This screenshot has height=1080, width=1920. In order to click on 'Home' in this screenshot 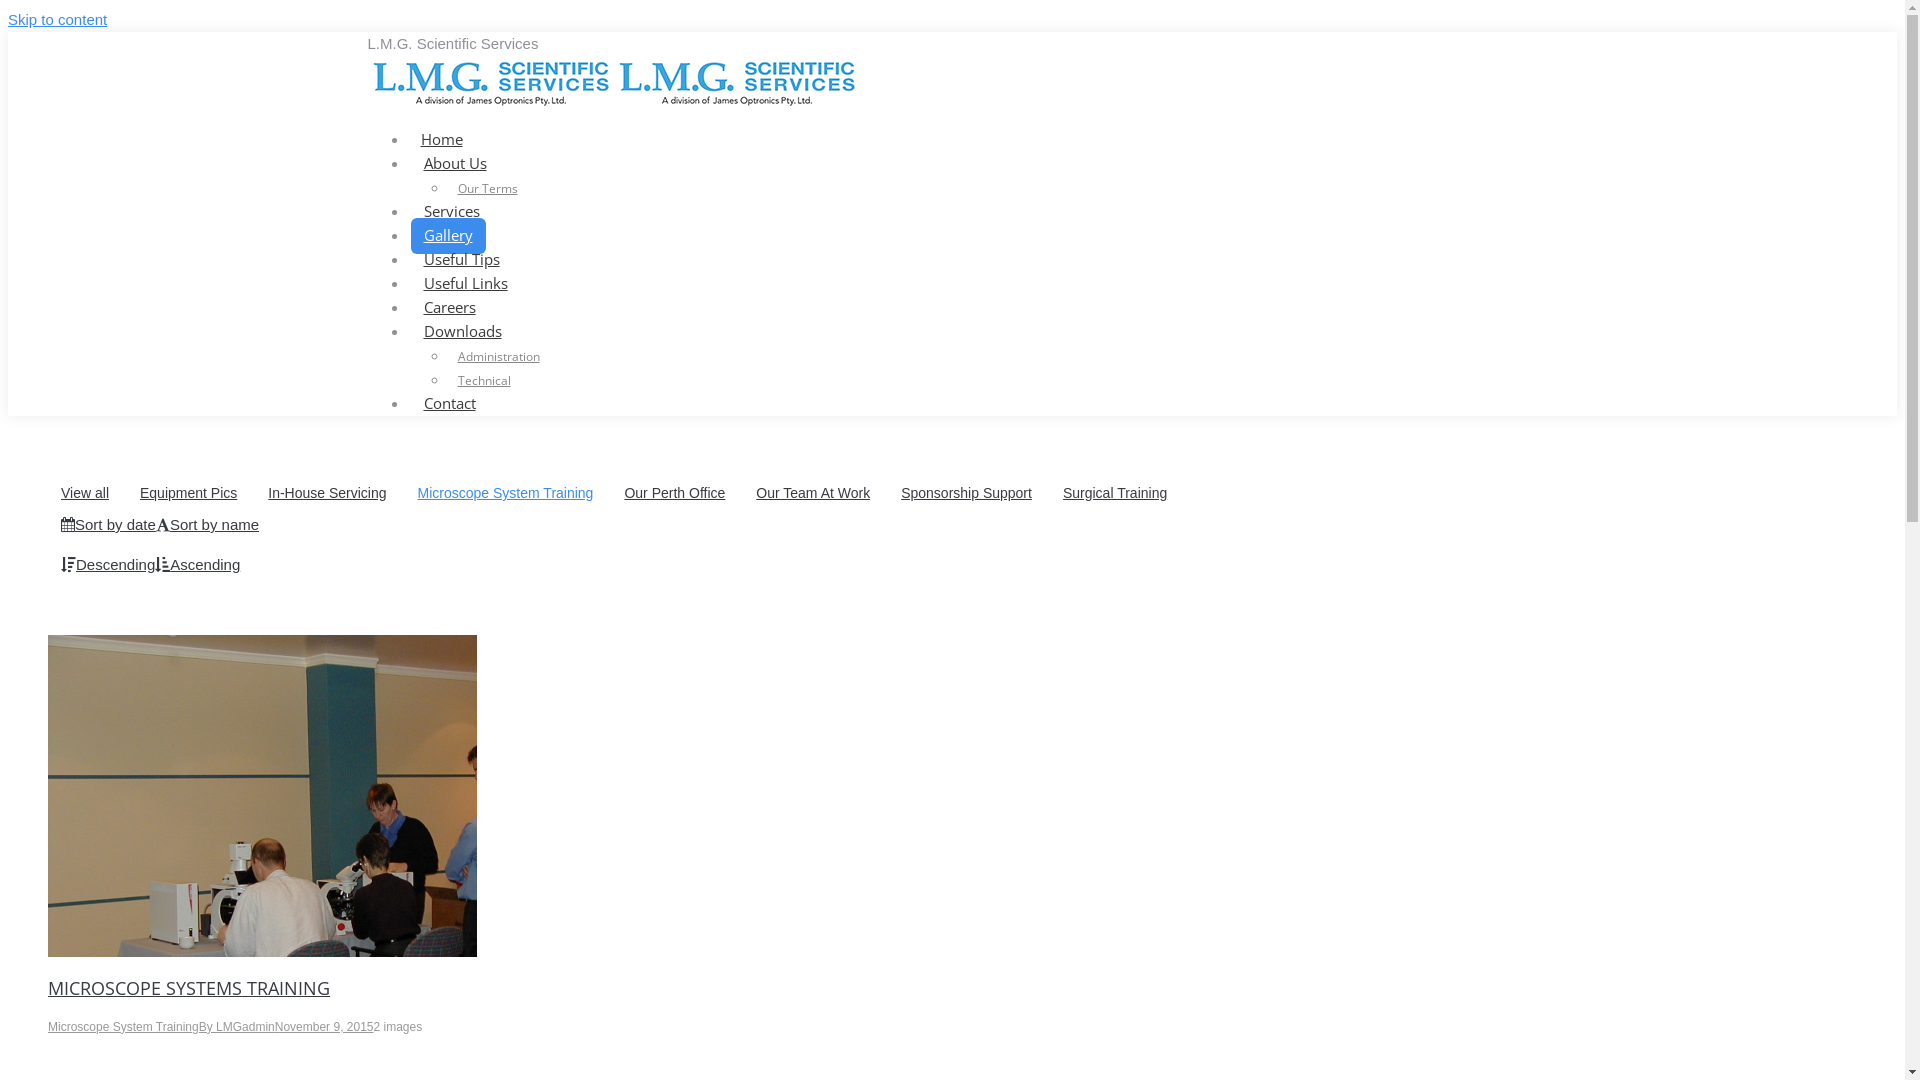, I will do `click(440, 138)`.